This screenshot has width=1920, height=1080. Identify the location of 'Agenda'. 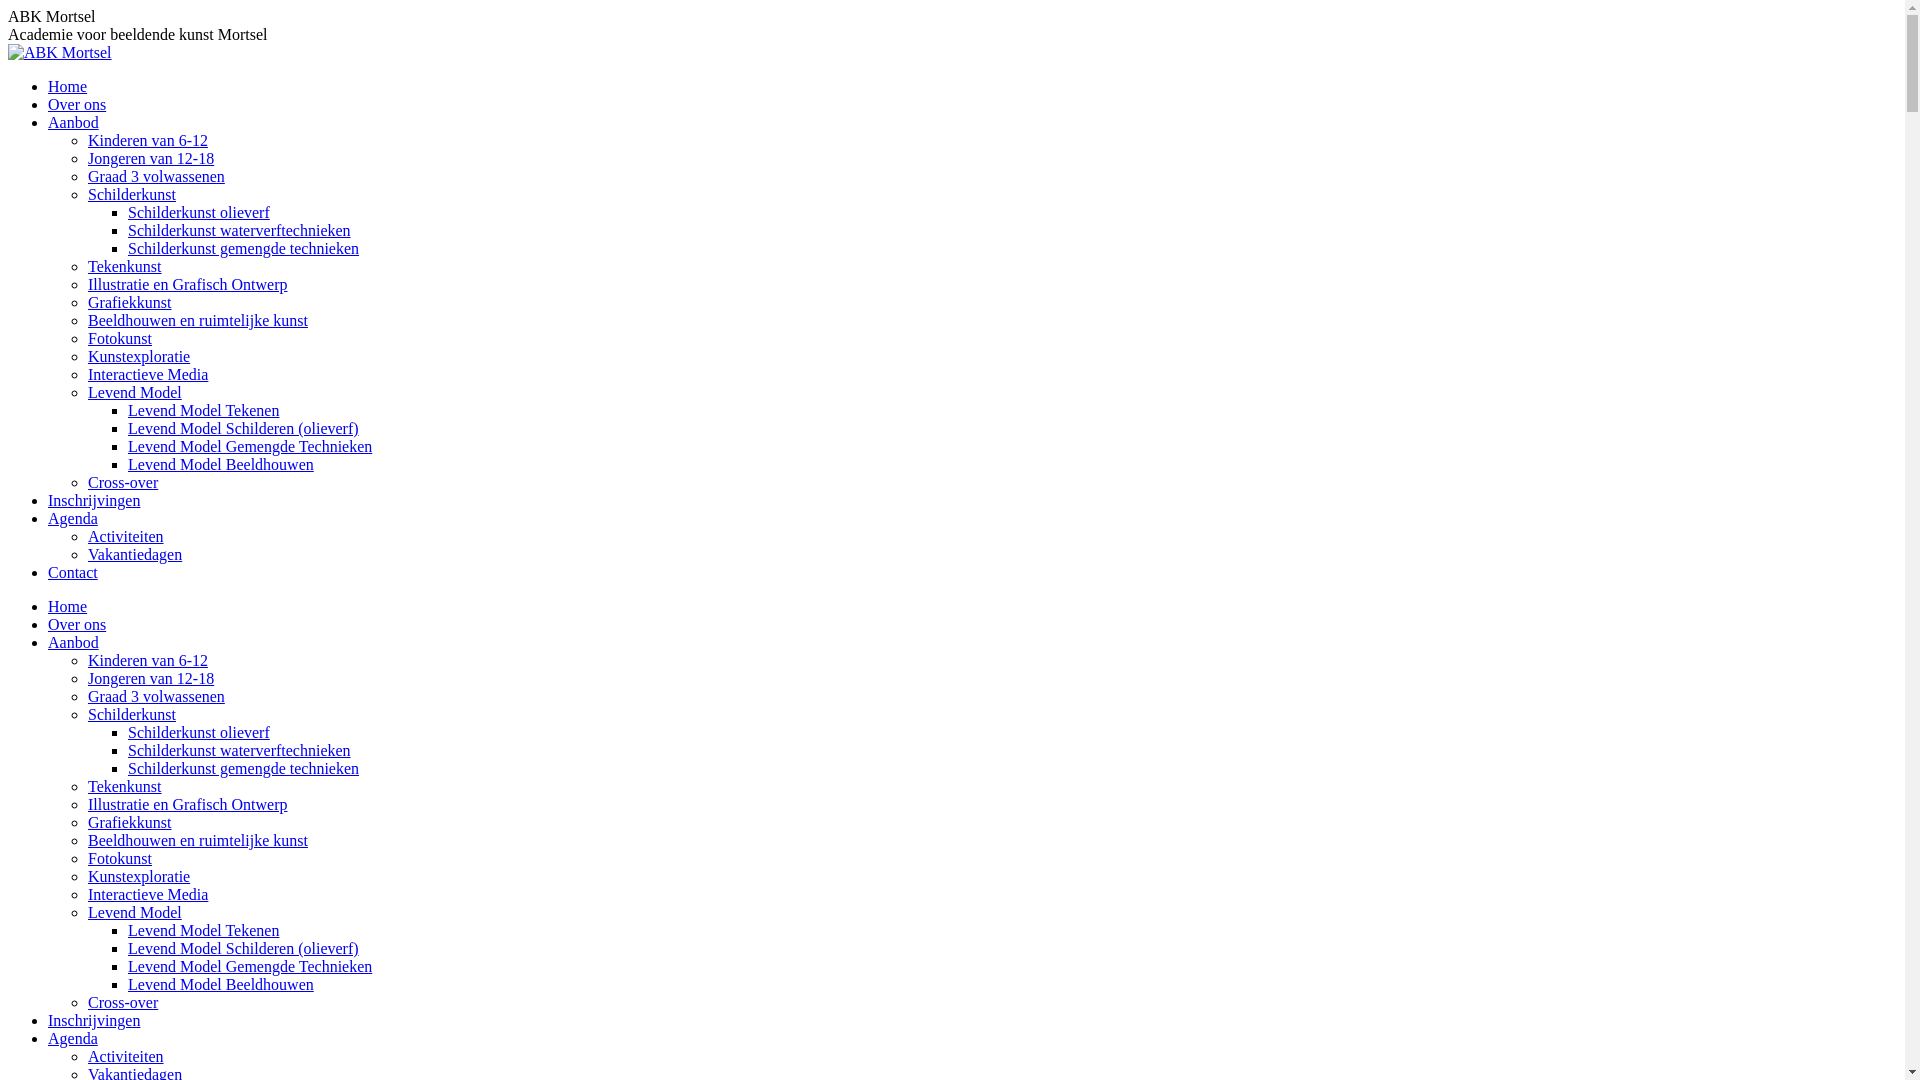
(72, 1037).